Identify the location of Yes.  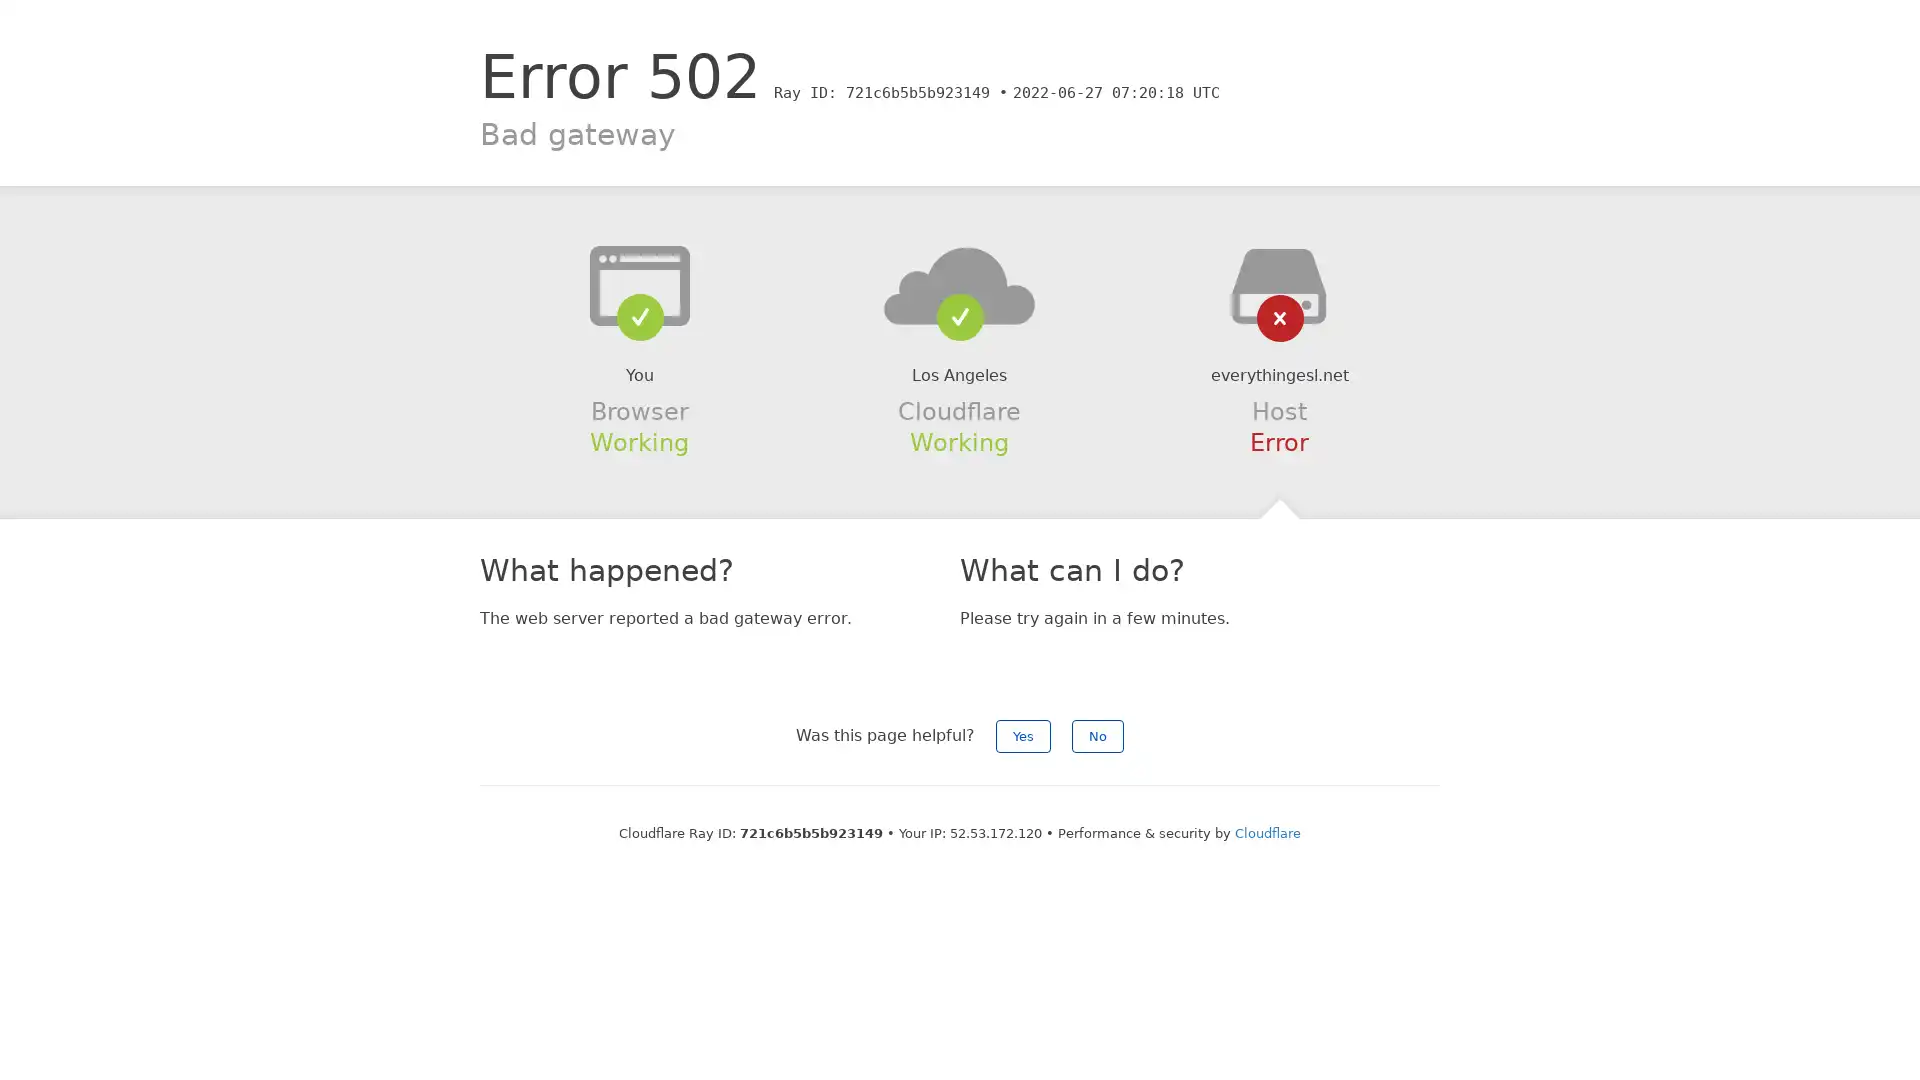
(1023, 736).